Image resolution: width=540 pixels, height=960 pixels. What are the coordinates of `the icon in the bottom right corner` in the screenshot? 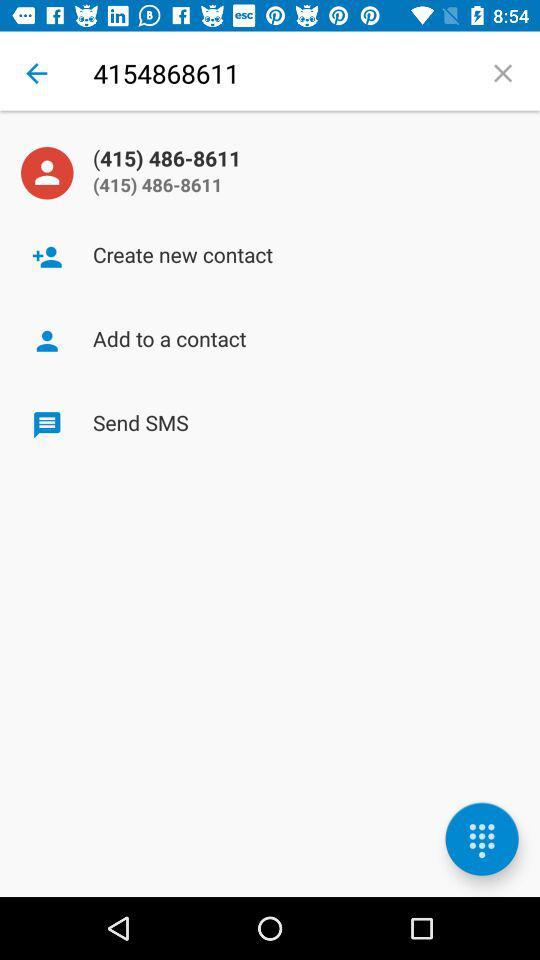 It's located at (481, 839).